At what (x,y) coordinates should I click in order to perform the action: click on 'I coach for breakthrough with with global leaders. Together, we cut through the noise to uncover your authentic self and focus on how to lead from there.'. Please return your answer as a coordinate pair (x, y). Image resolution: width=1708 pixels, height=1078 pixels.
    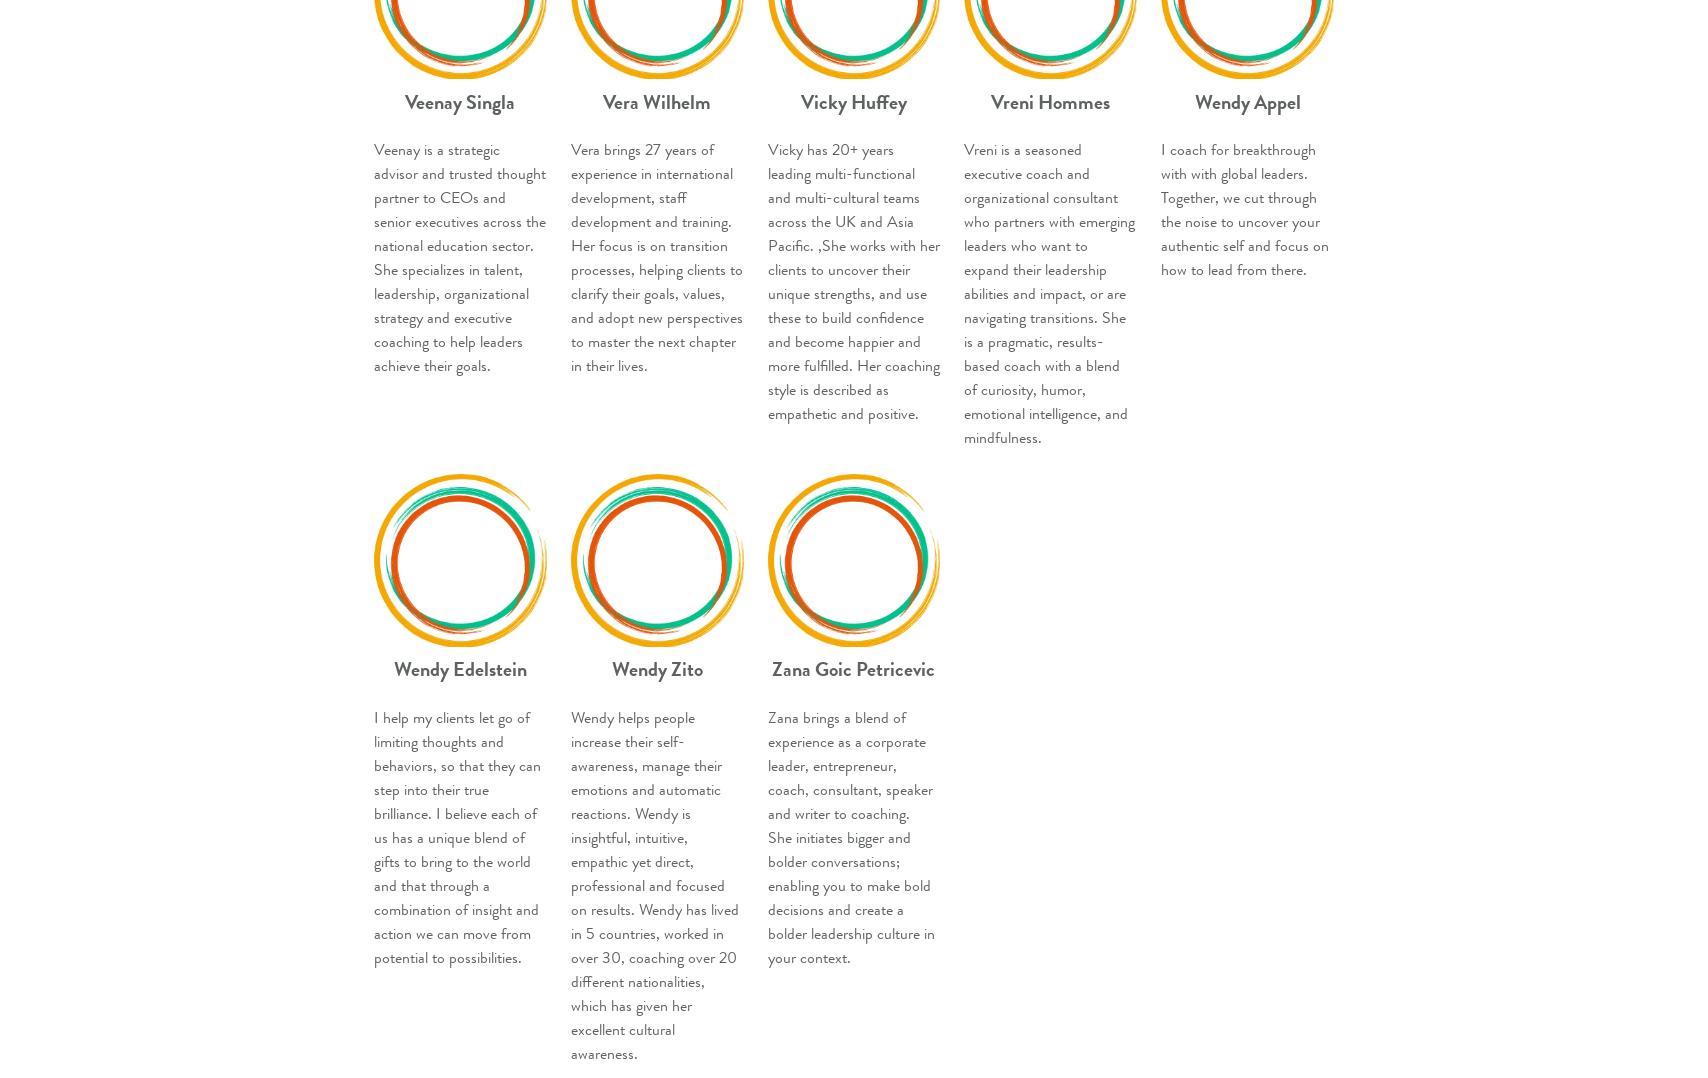
    Looking at the image, I should click on (1160, 209).